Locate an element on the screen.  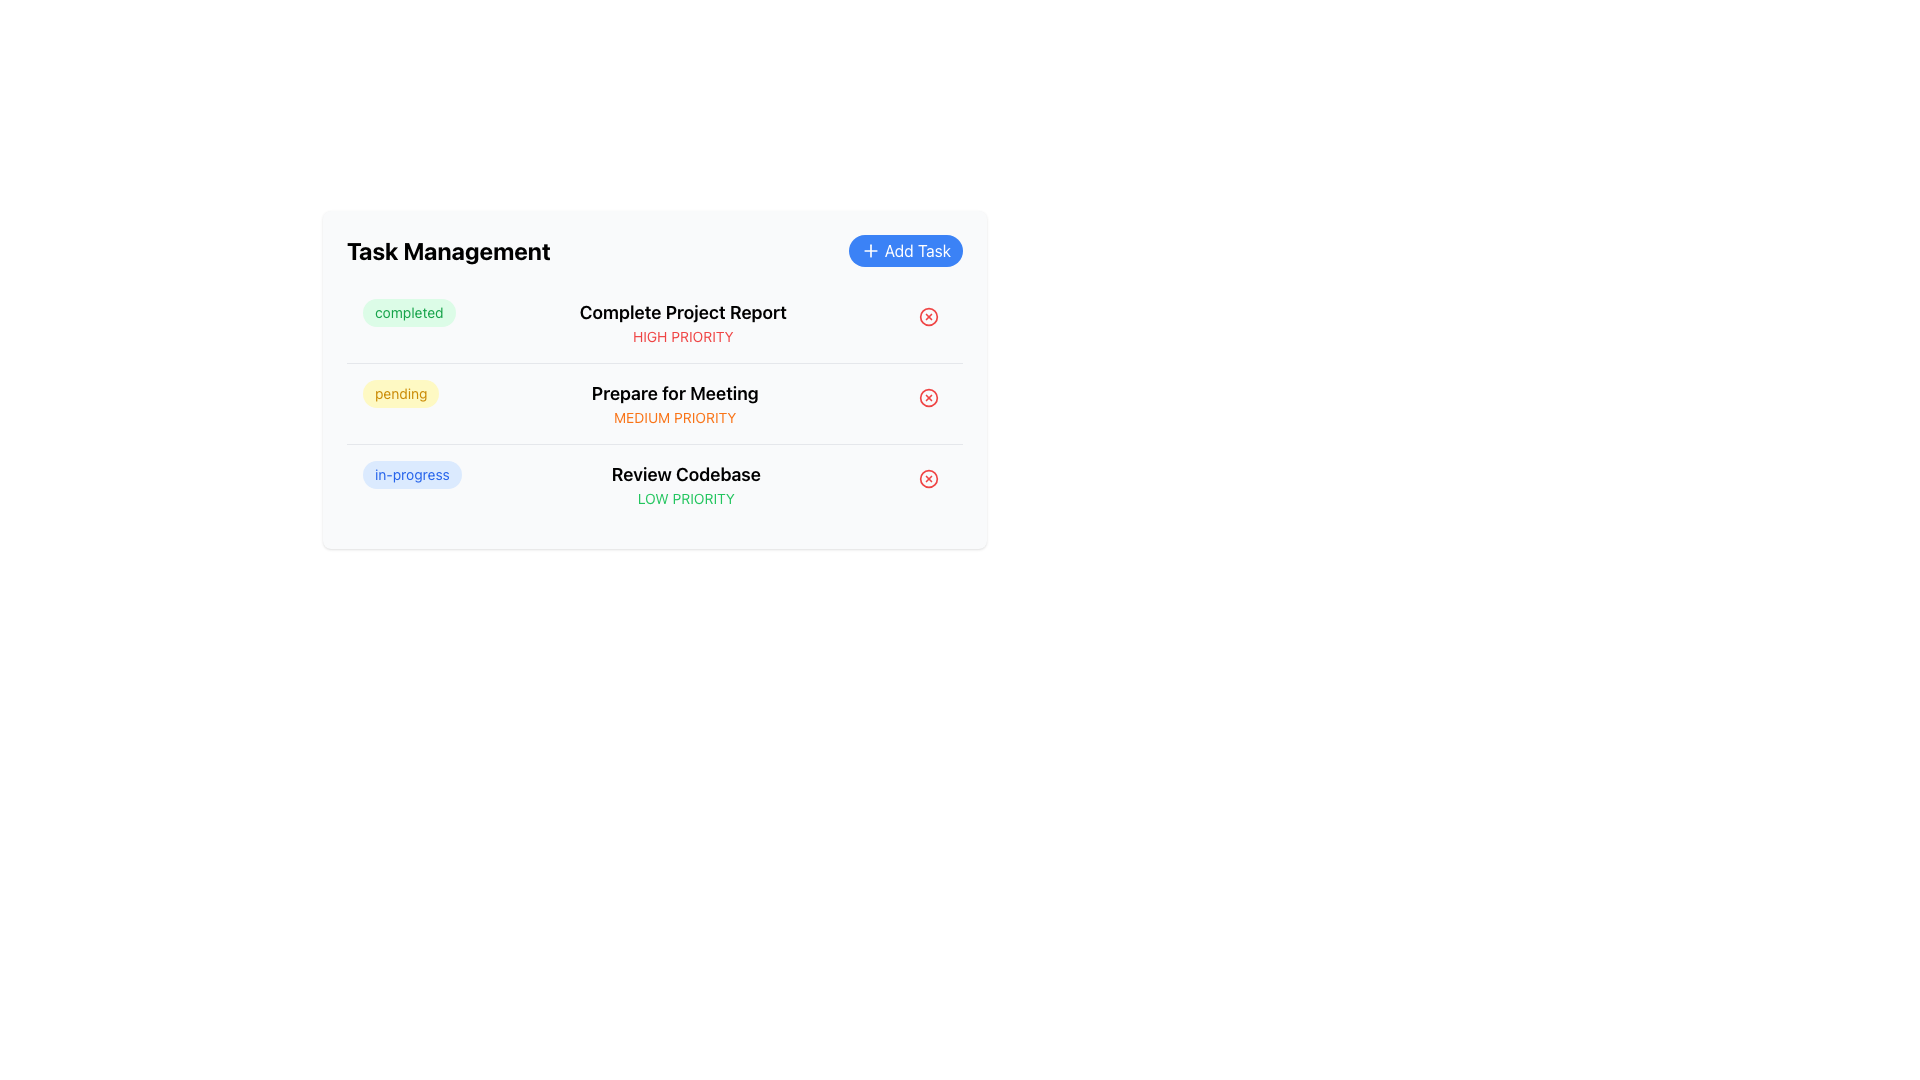
the task addition icon located to the left of the 'Add Task' button at the top-right corner of the task management interface is located at coordinates (870, 249).